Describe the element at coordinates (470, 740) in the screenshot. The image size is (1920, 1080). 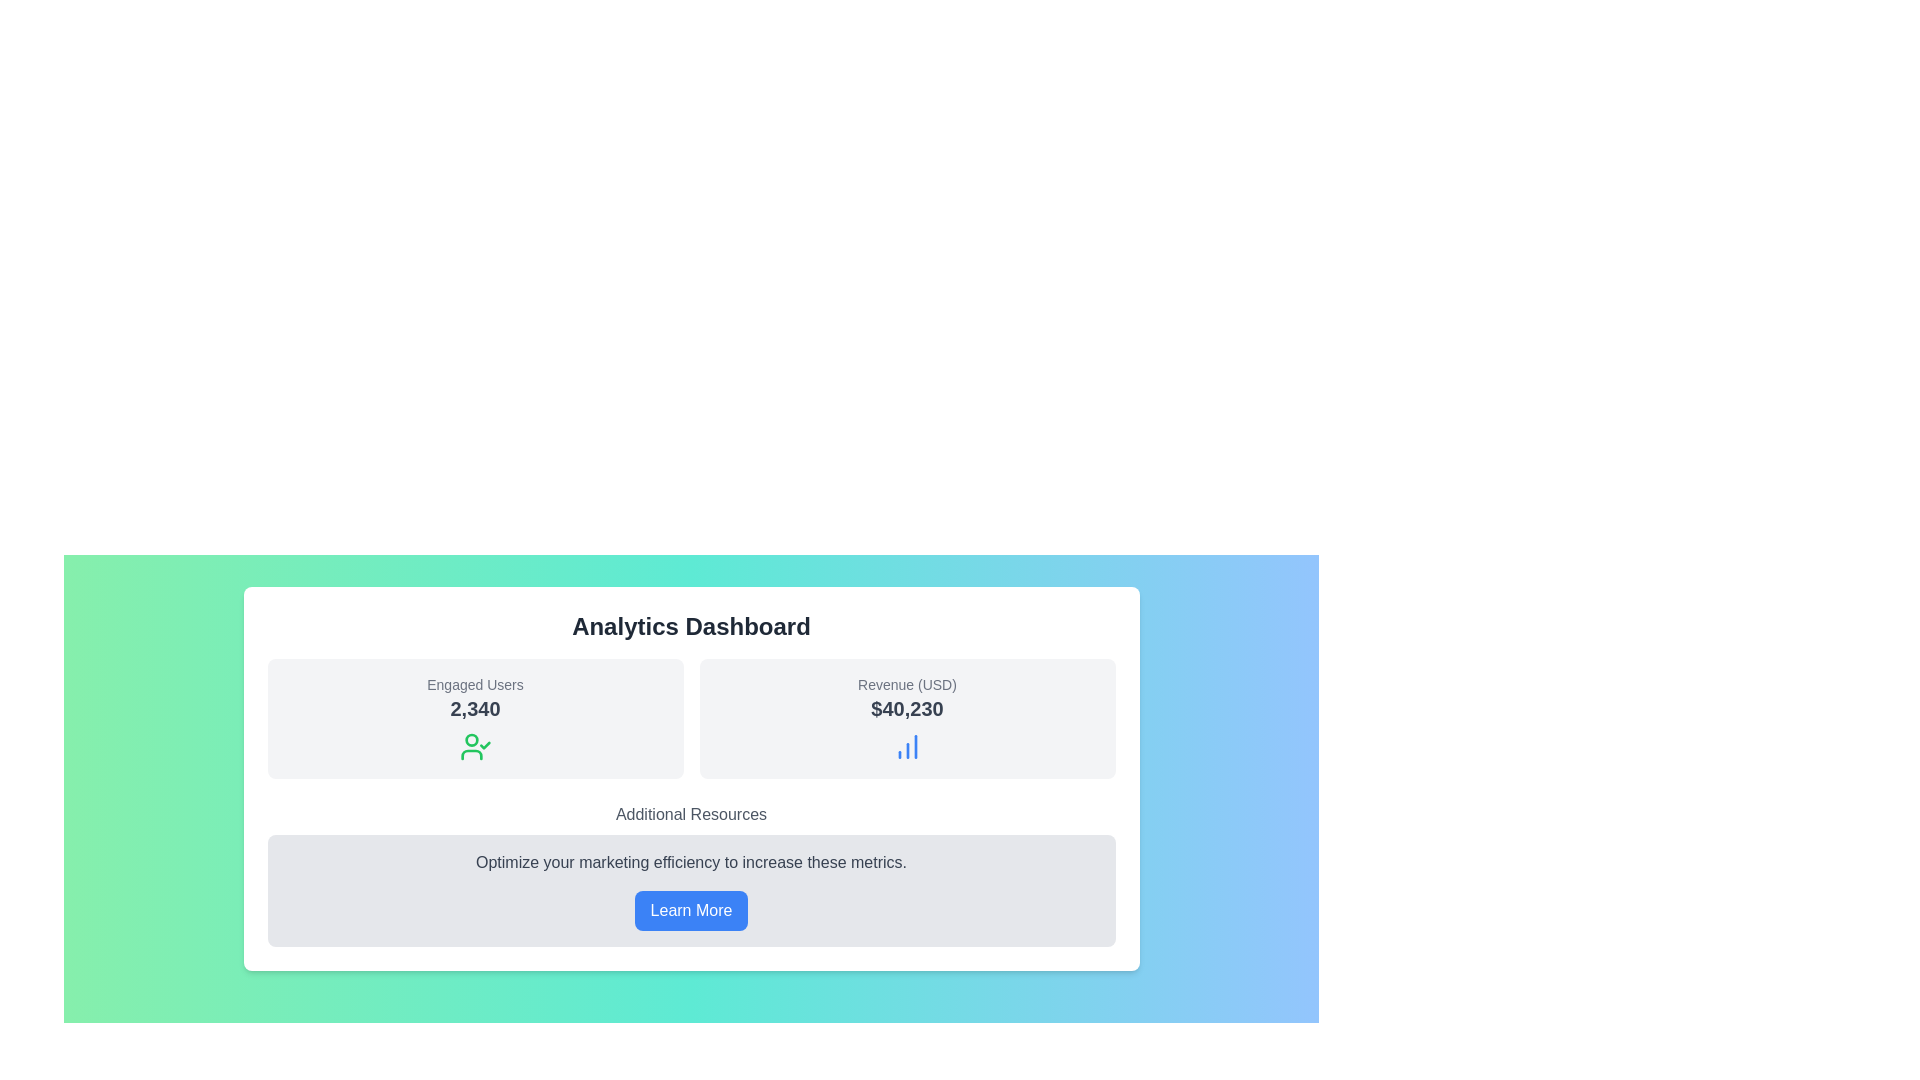
I see `small circular SVG element located above the text 'Engaged Users' within the leftmost card displaying '2,340' in the dashboard layout` at that location.